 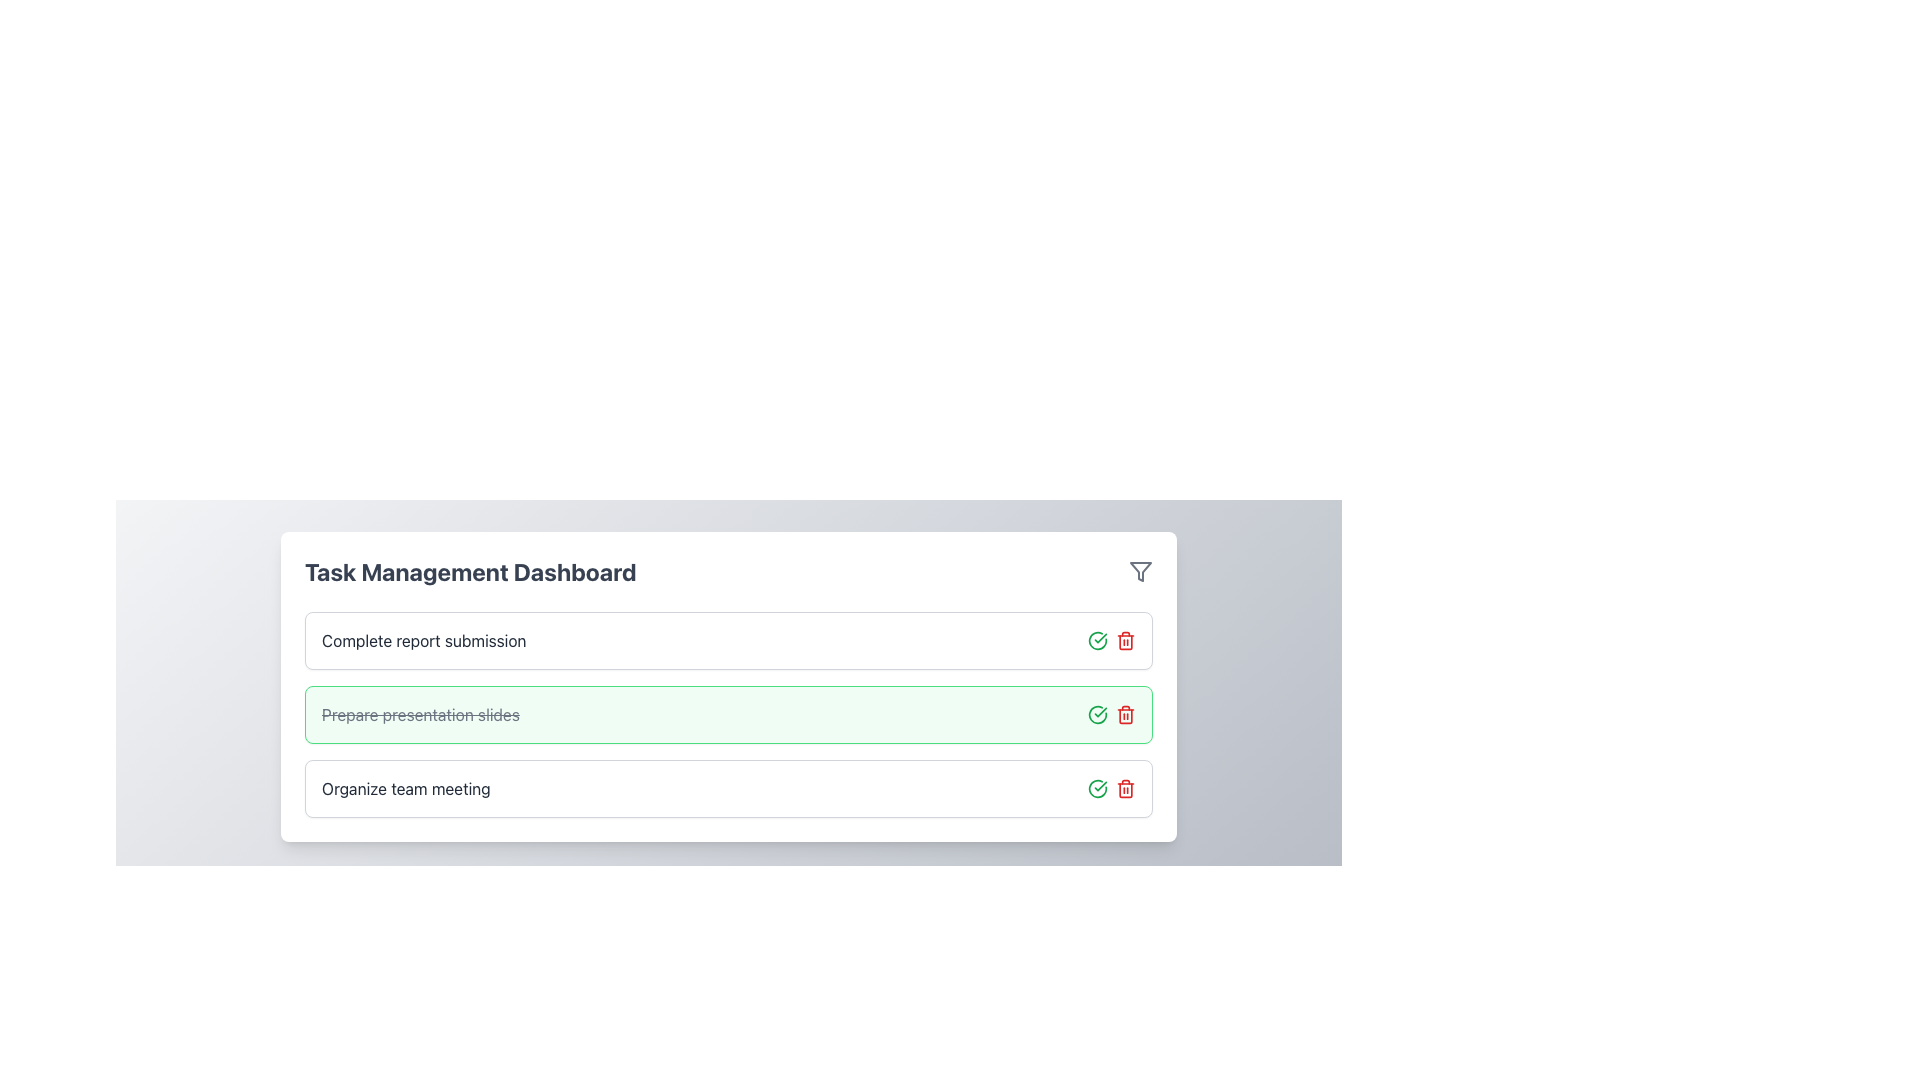 I want to click on the text label that presents the title or description of a task within the task list on the dashboard interface, so click(x=423, y=640).